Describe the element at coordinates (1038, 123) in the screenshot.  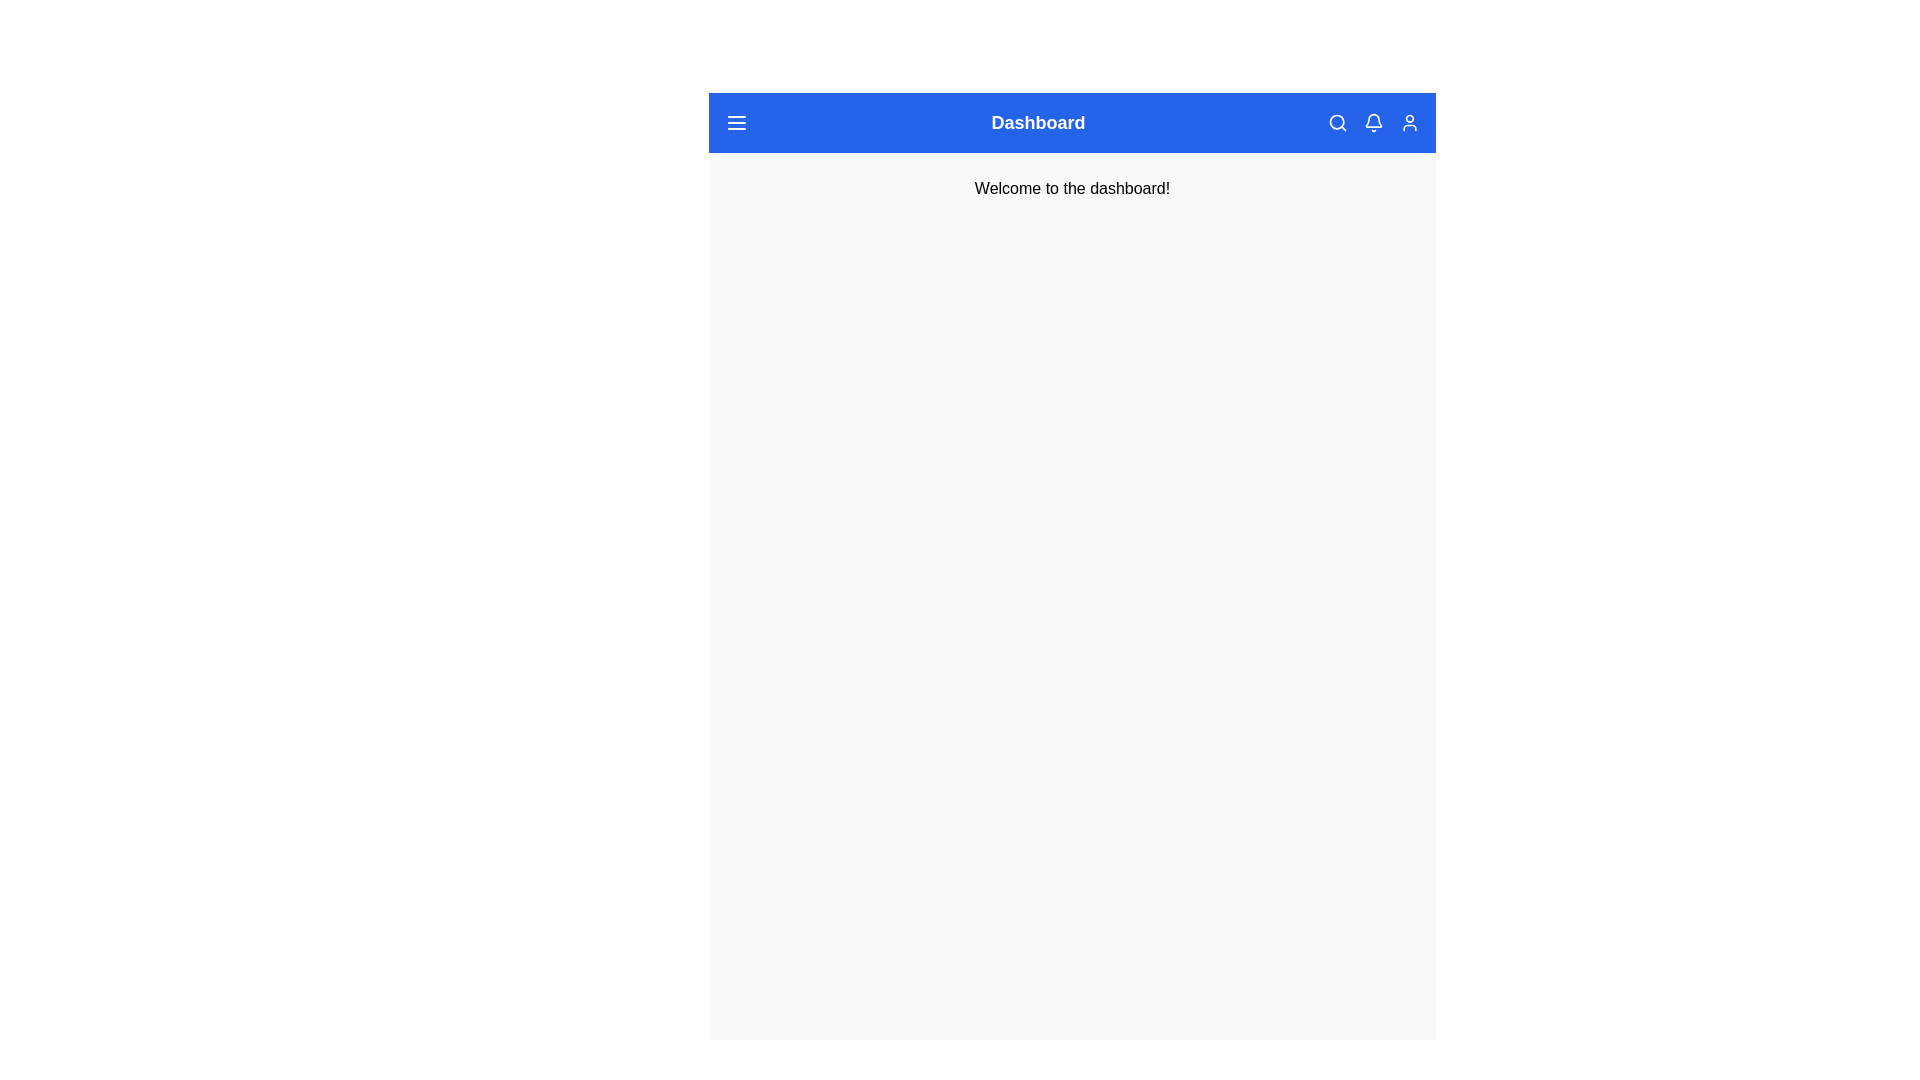
I see `the text 'Dashboard' to interact with it` at that location.